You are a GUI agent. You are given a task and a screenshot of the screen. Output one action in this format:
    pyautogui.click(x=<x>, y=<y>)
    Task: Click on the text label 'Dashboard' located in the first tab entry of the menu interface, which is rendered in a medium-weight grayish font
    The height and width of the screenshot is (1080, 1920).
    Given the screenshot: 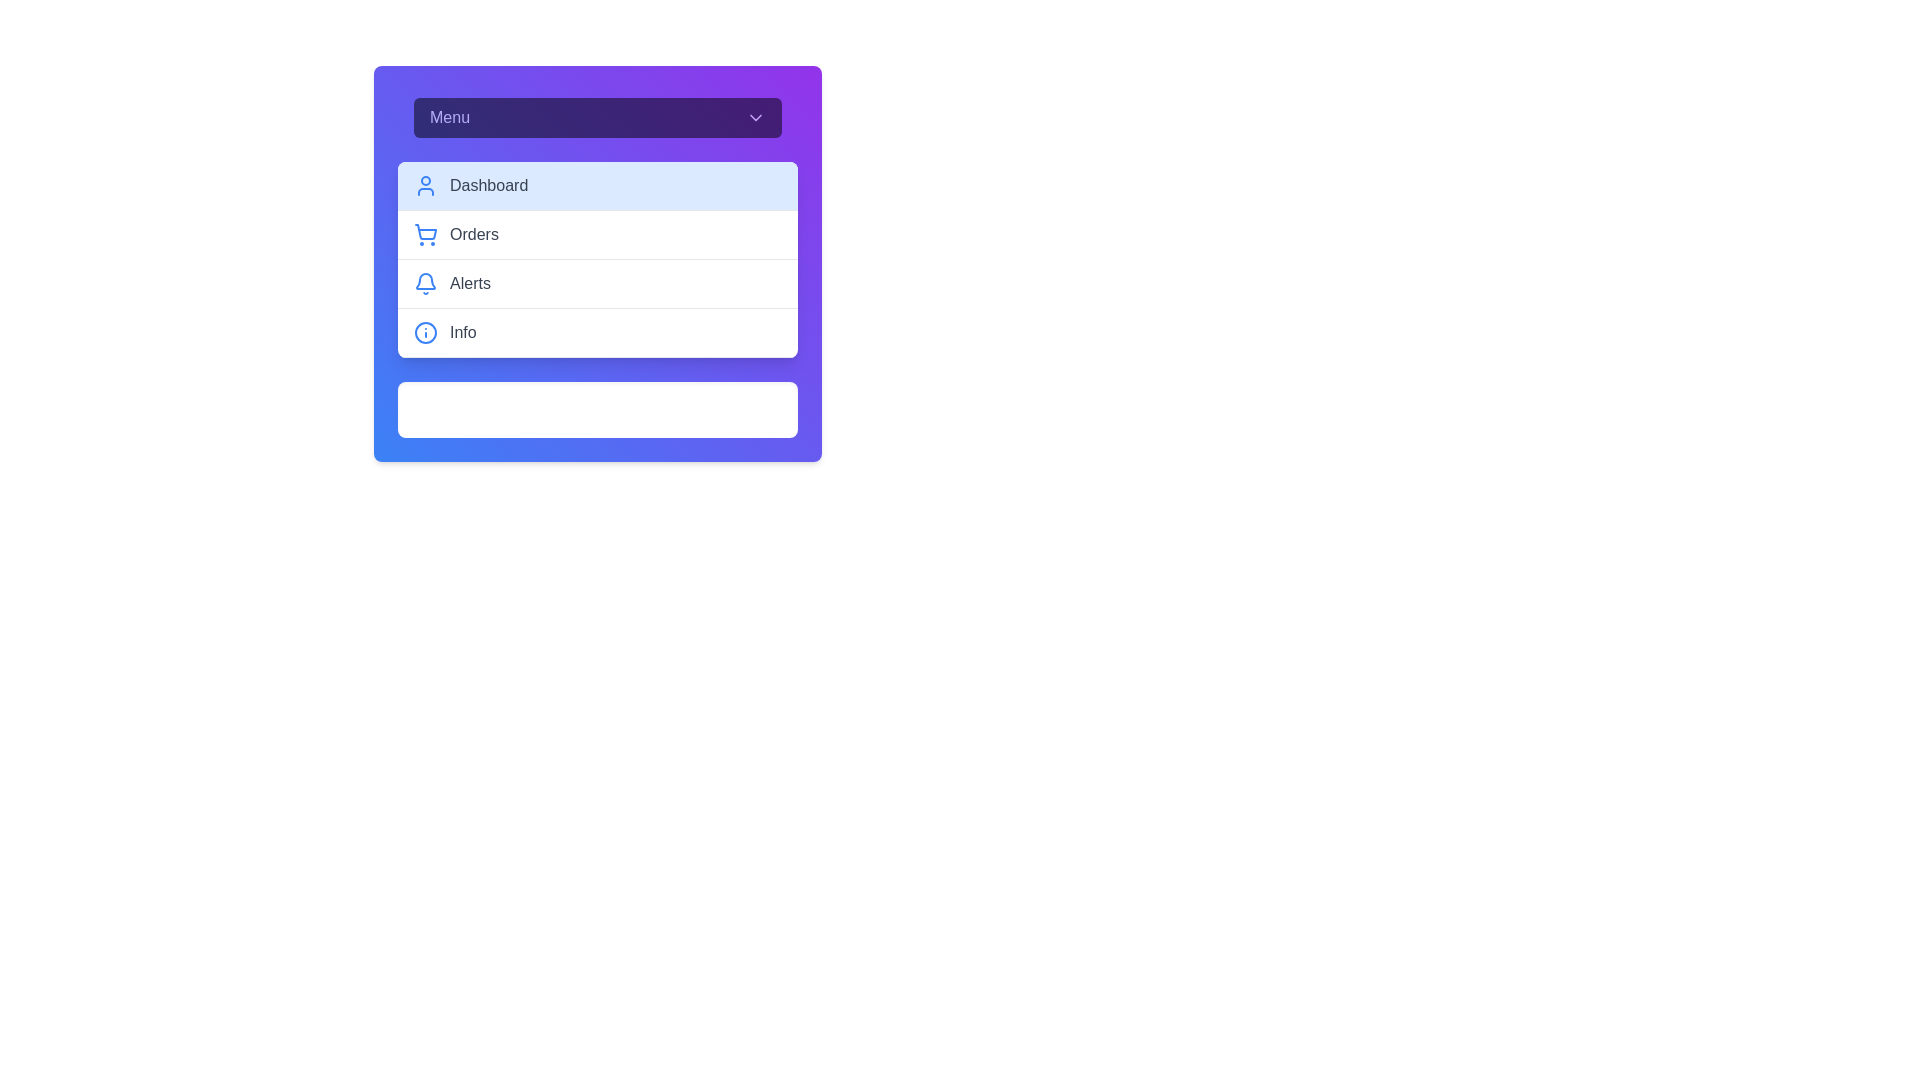 What is the action you would take?
    pyautogui.click(x=489, y=185)
    